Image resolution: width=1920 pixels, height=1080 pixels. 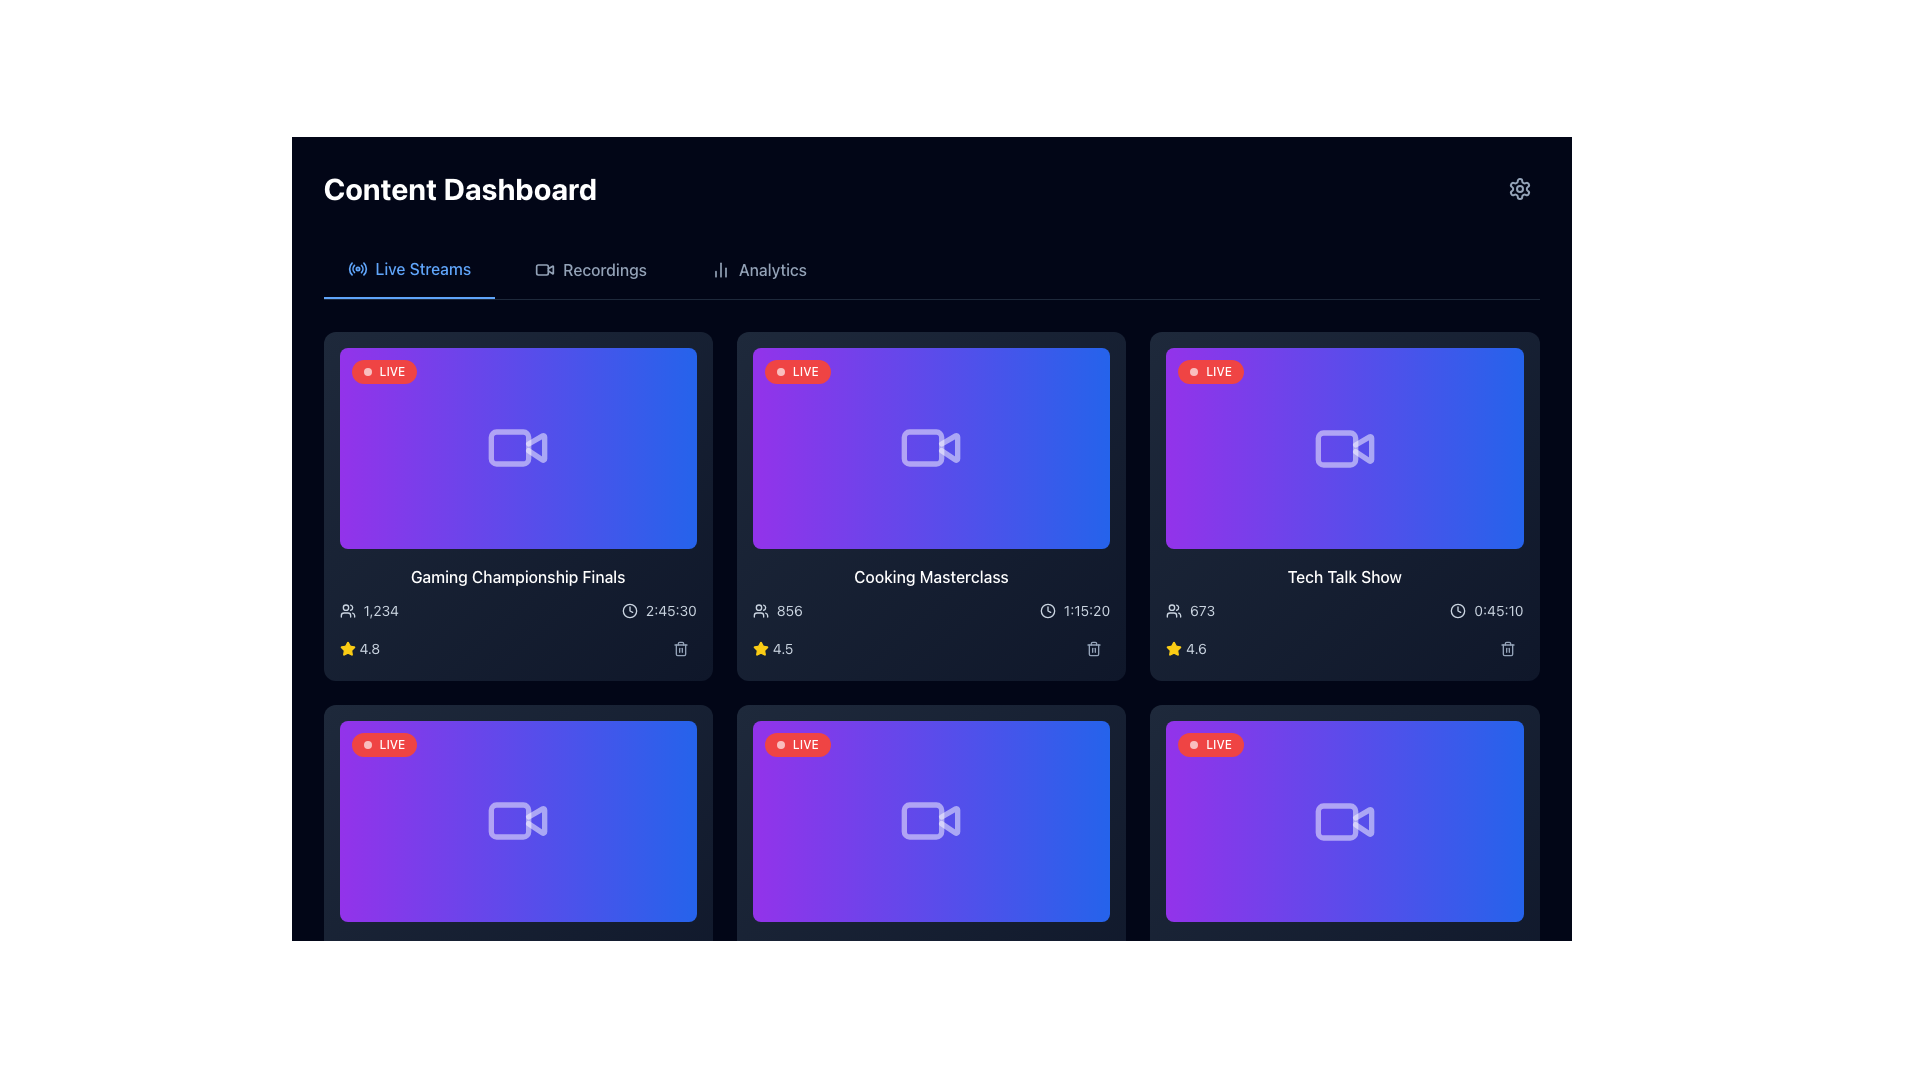 What do you see at coordinates (1210, 744) in the screenshot?
I see `the live indicator label located near the top-left corner of the video thumbnail on the dashboard` at bounding box center [1210, 744].